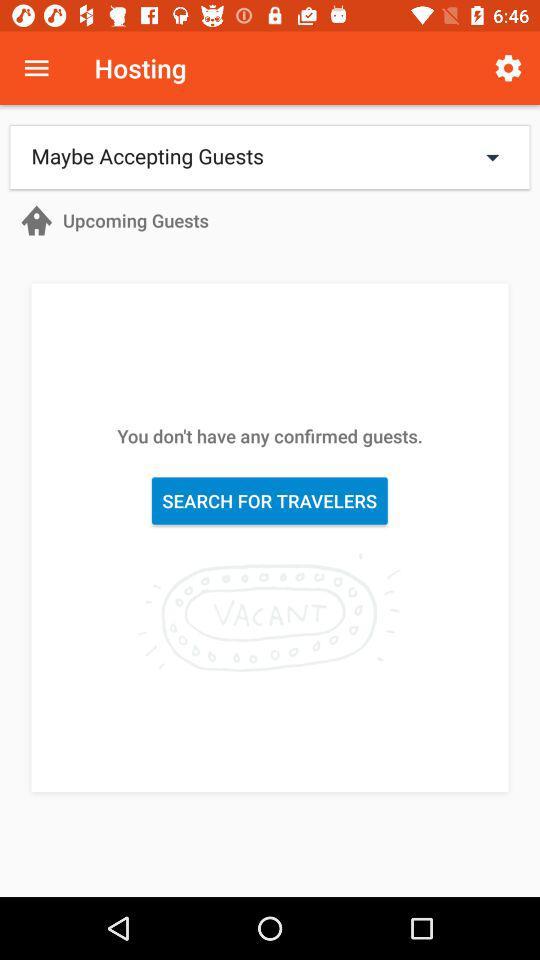 The width and height of the screenshot is (540, 960). I want to click on the item next to the hosting, so click(508, 68).